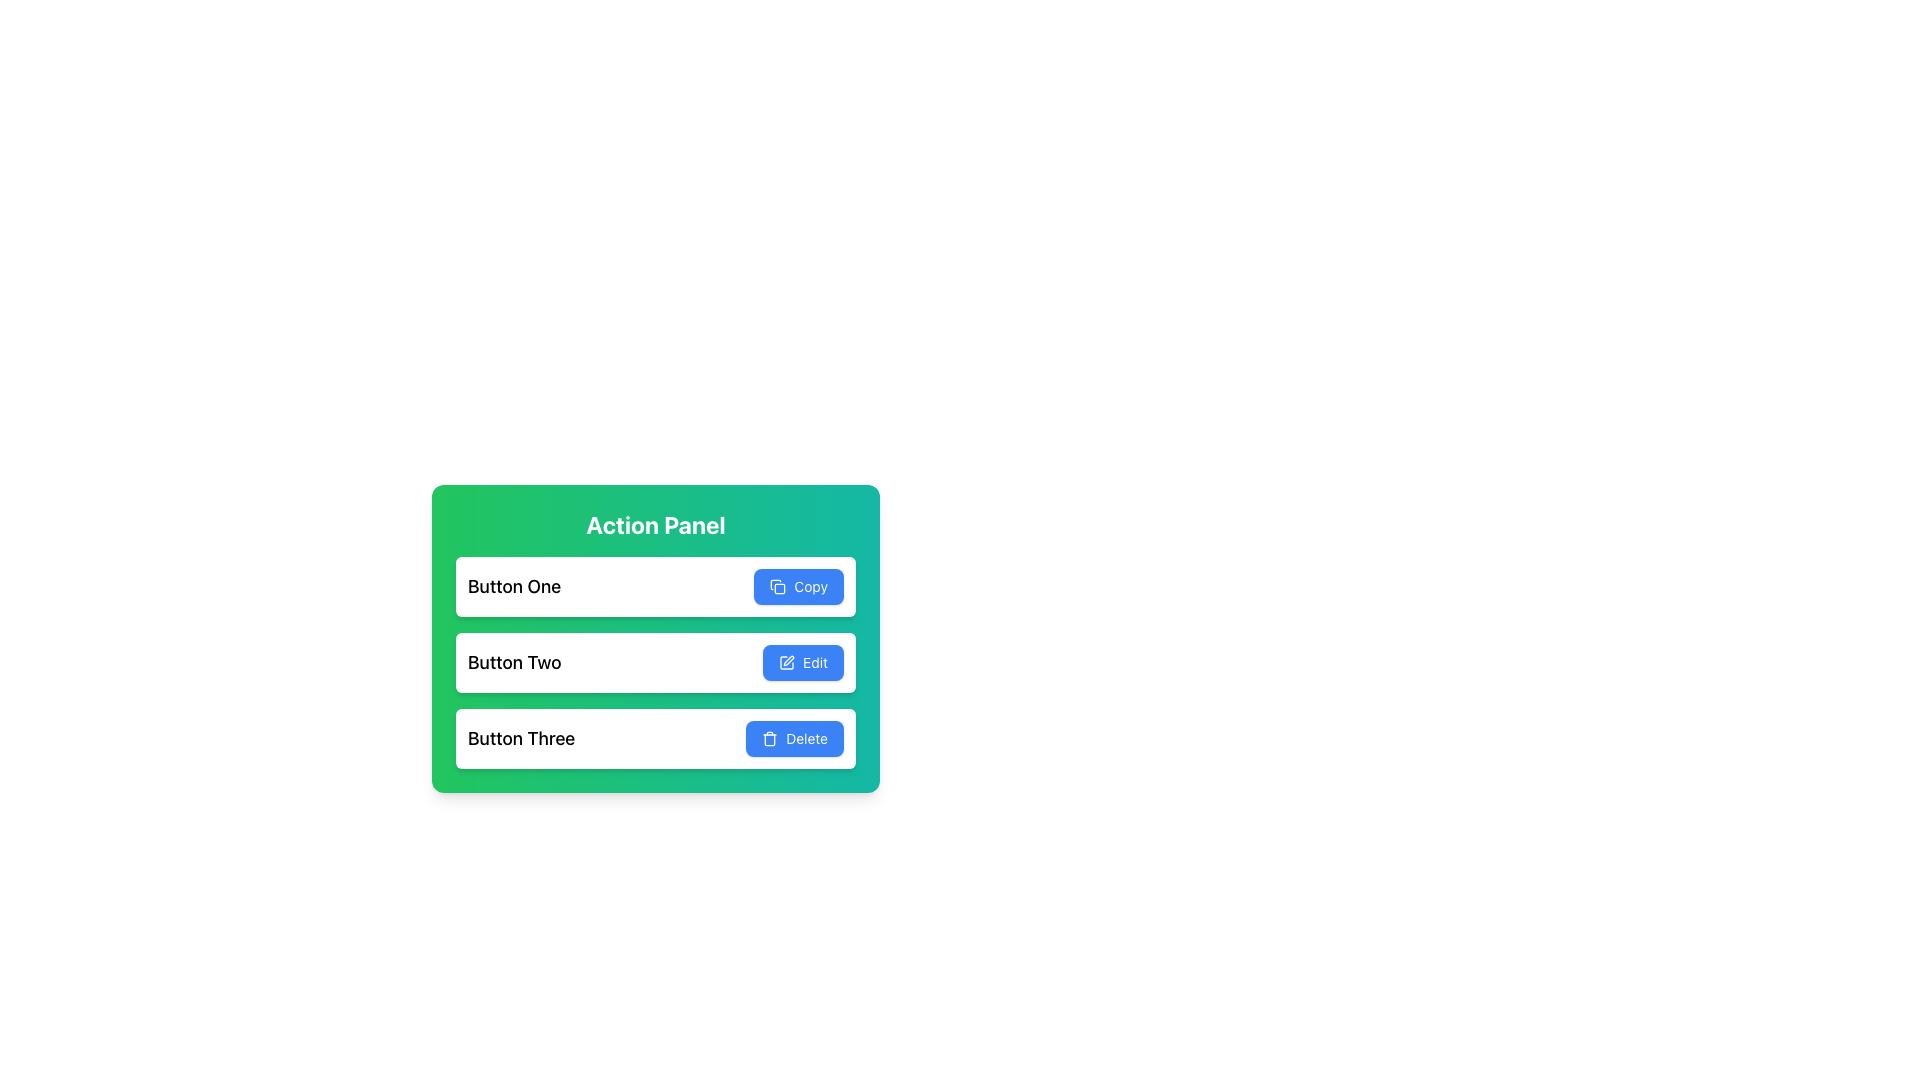  What do you see at coordinates (656, 639) in the screenshot?
I see `the second row labeled 'Button Two' in the Action Panel` at bounding box center [656, 639].